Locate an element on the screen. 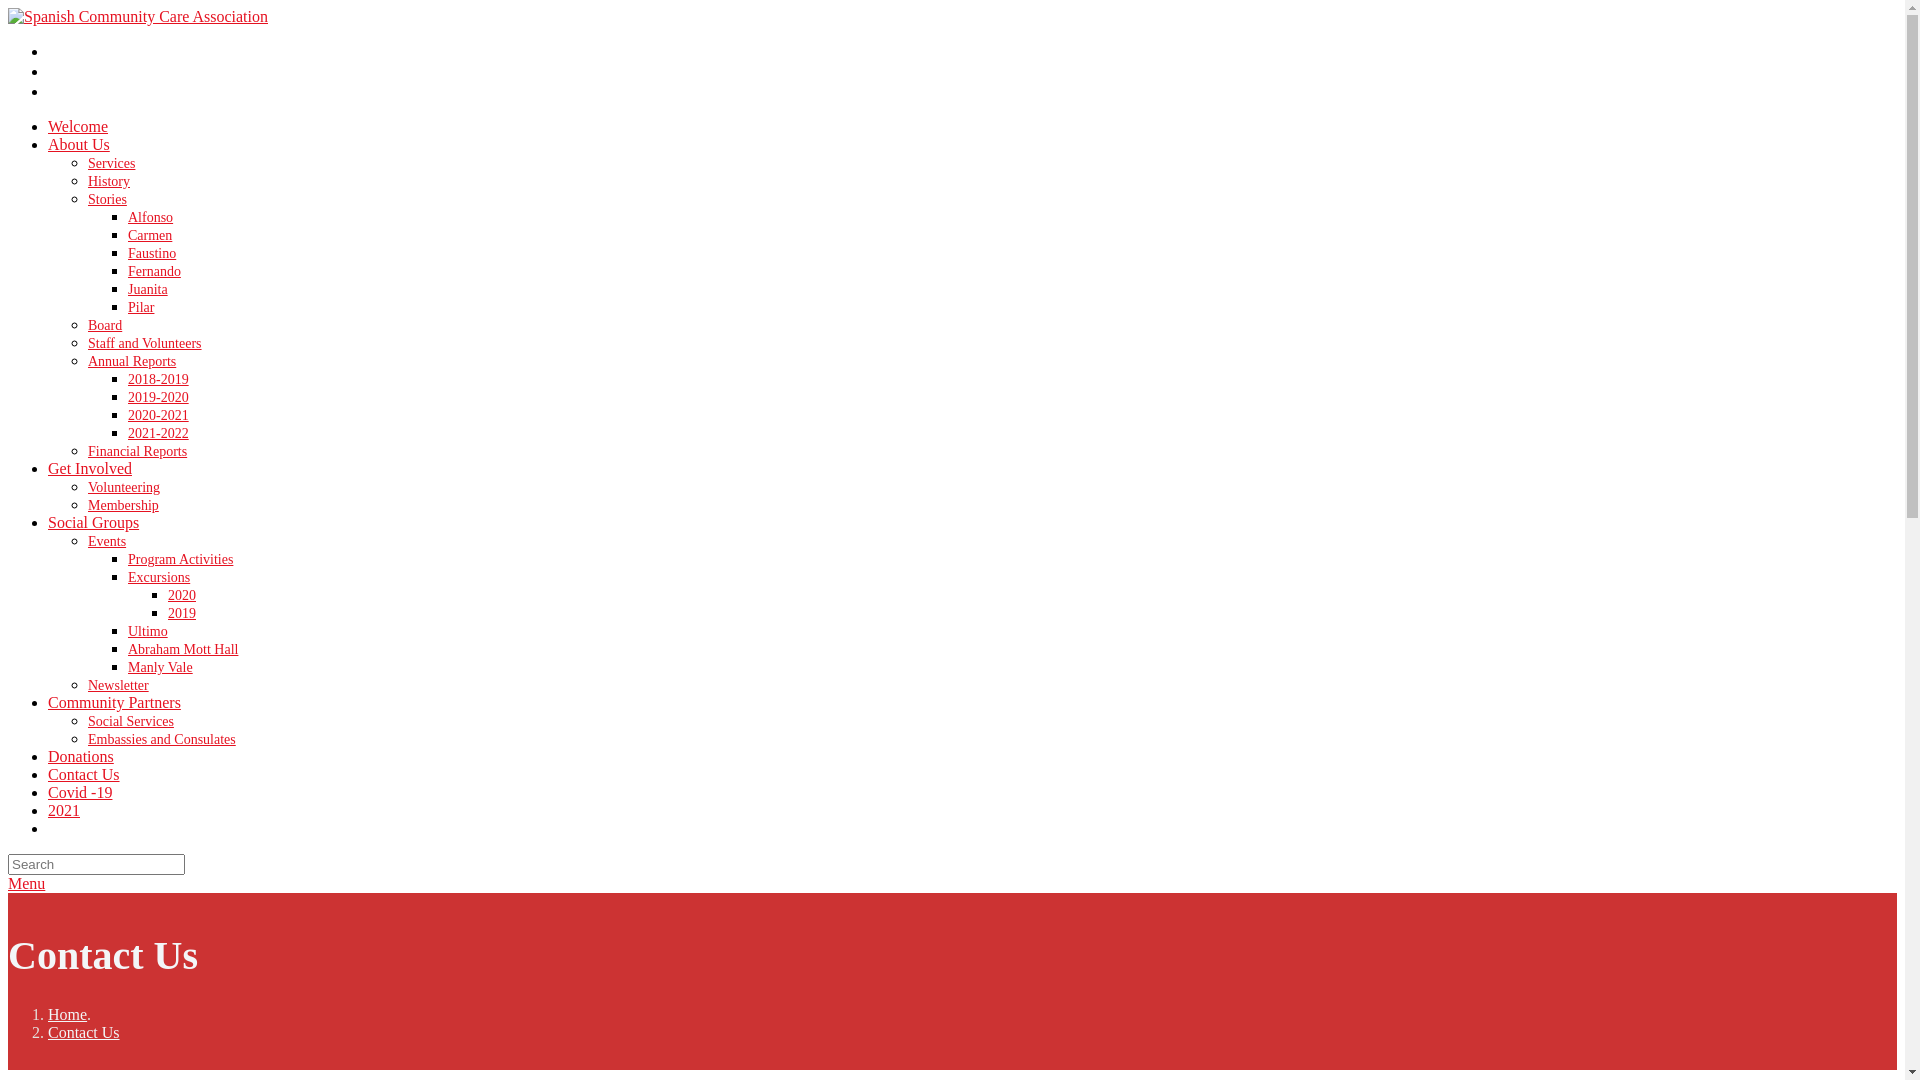 Image resolution: width=1920 pixels, height=1080 pixels. 'Annual Reports' is located at coordinates (130, 361).